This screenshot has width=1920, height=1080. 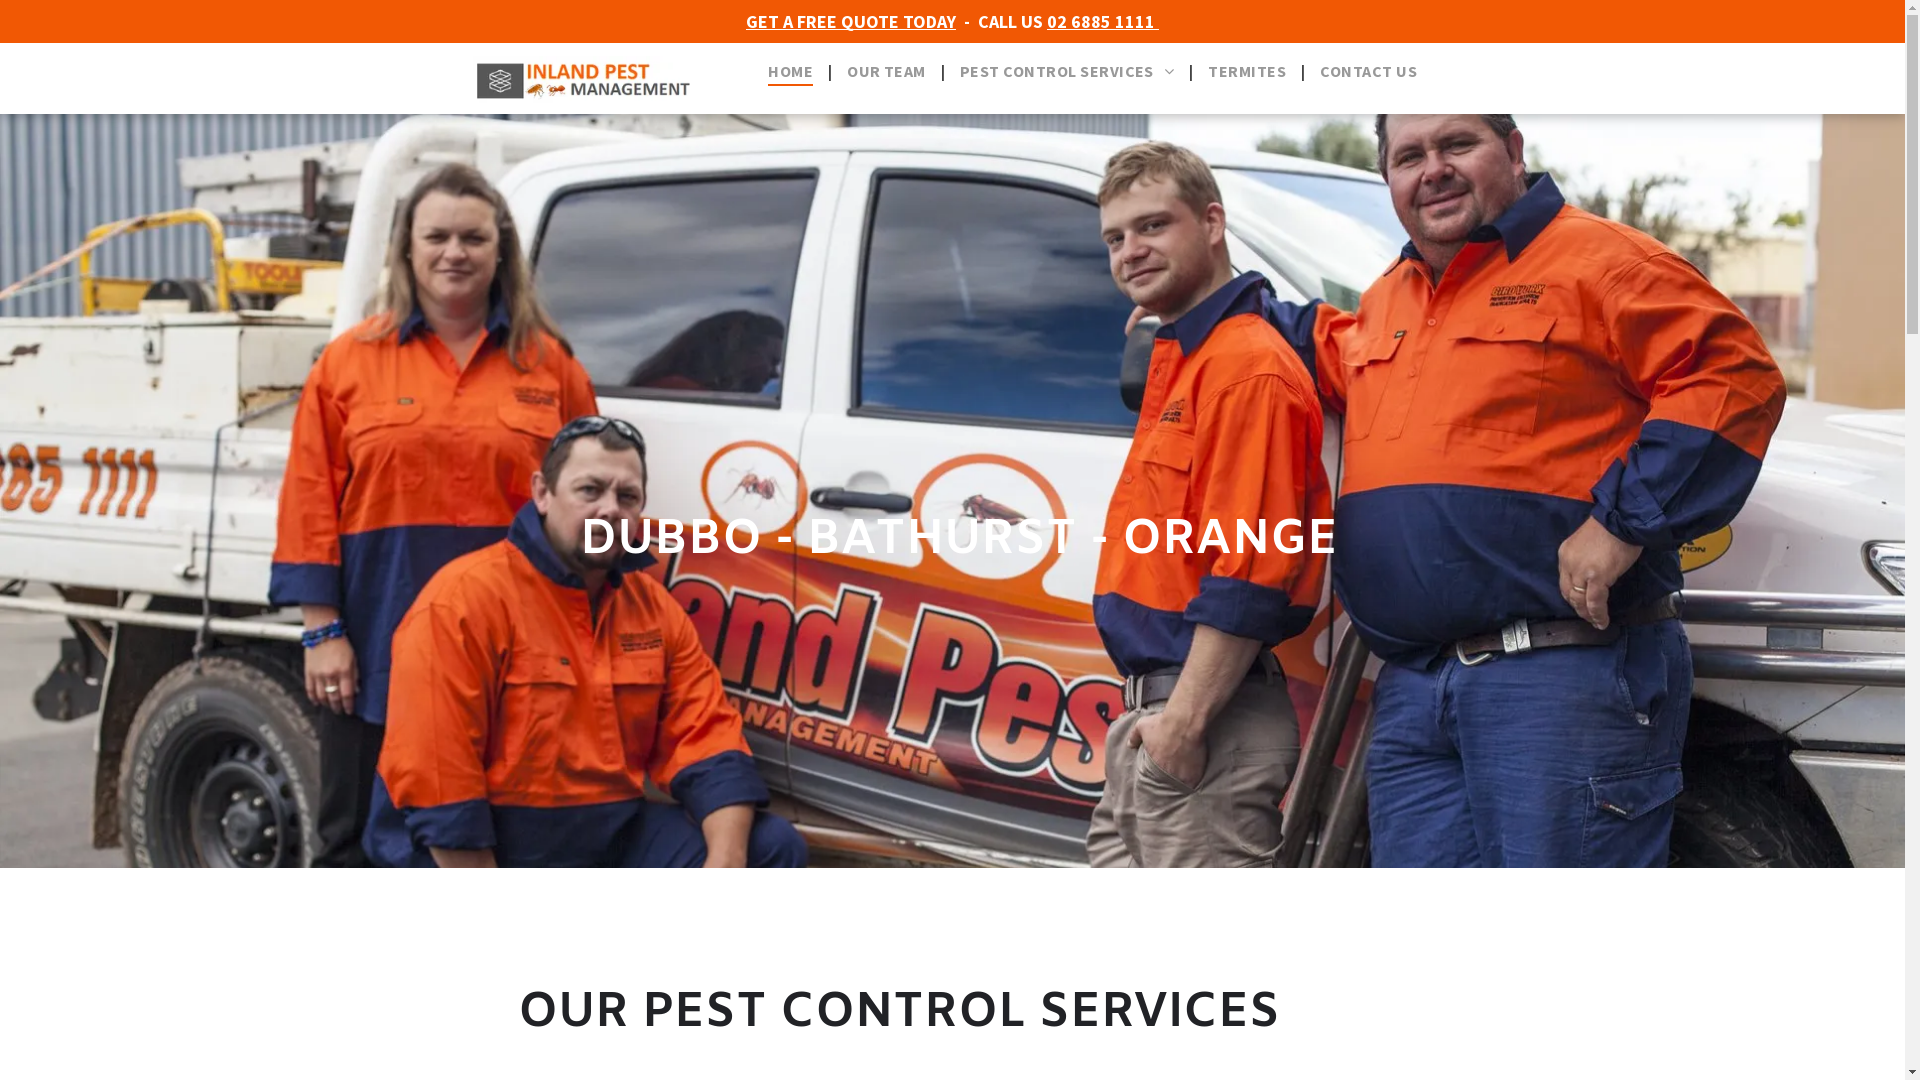 What do you see at coordinates (831, 69) in the screenshot?
I see `'OUR TEAM'` at bounding box center [831, 69].